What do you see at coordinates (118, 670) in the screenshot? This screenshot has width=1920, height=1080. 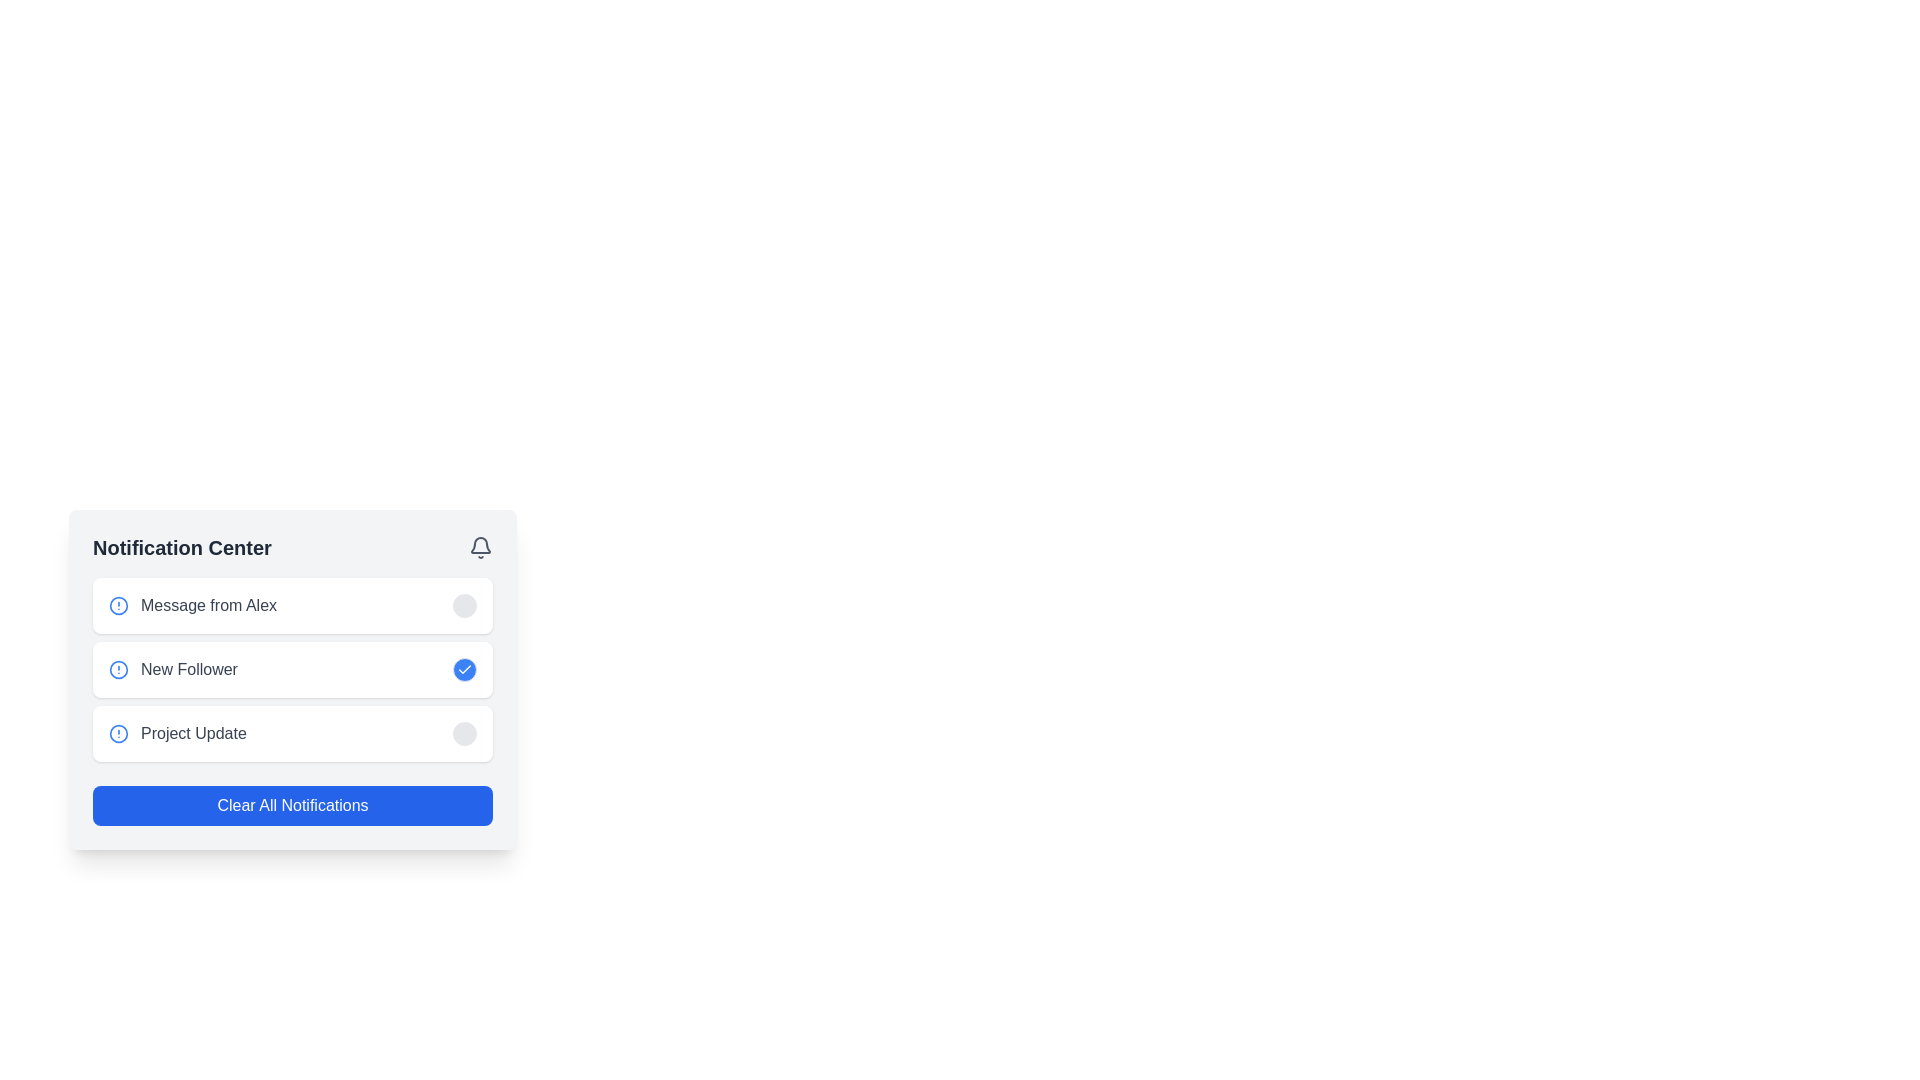 I see `attributes of the 'New Follower' notification icon located to the left of the text 'New Follower' in the notification center` at bounding box center [118, 670].